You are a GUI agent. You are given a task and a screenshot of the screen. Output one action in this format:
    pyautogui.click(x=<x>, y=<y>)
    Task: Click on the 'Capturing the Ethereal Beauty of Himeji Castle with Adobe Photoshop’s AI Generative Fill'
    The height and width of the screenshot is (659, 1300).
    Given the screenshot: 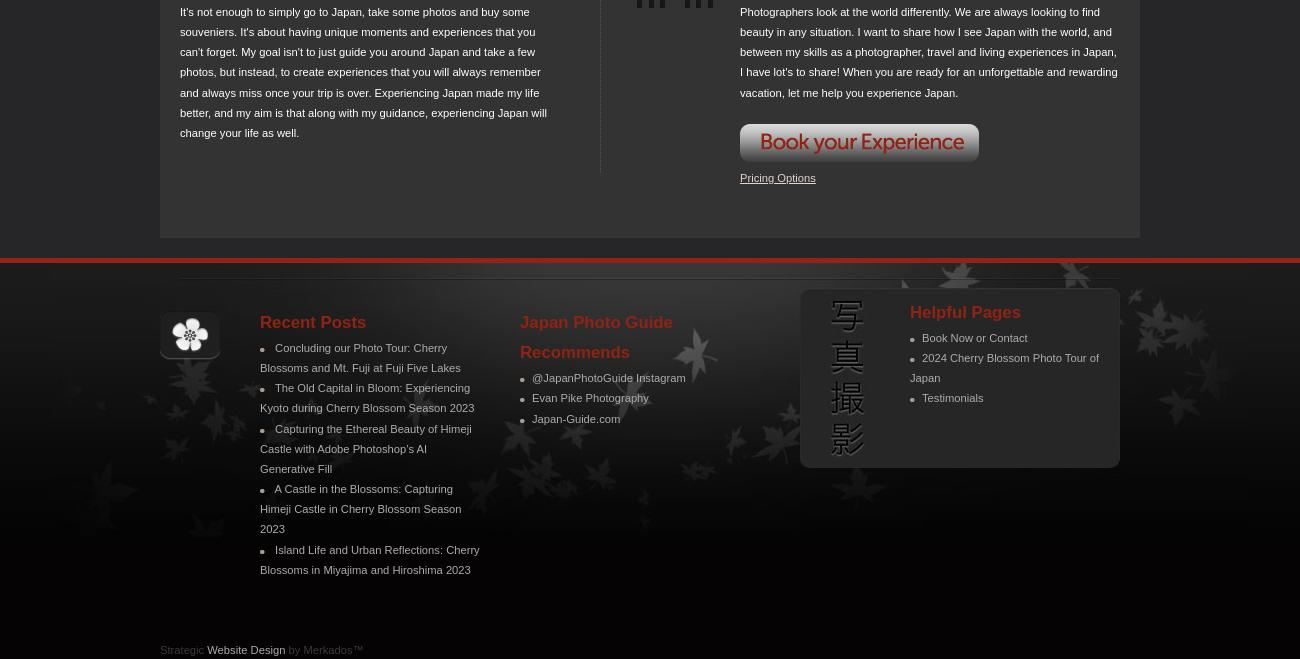 What is the action you would take?
    pyautogui.click(x=364, y=446)
    